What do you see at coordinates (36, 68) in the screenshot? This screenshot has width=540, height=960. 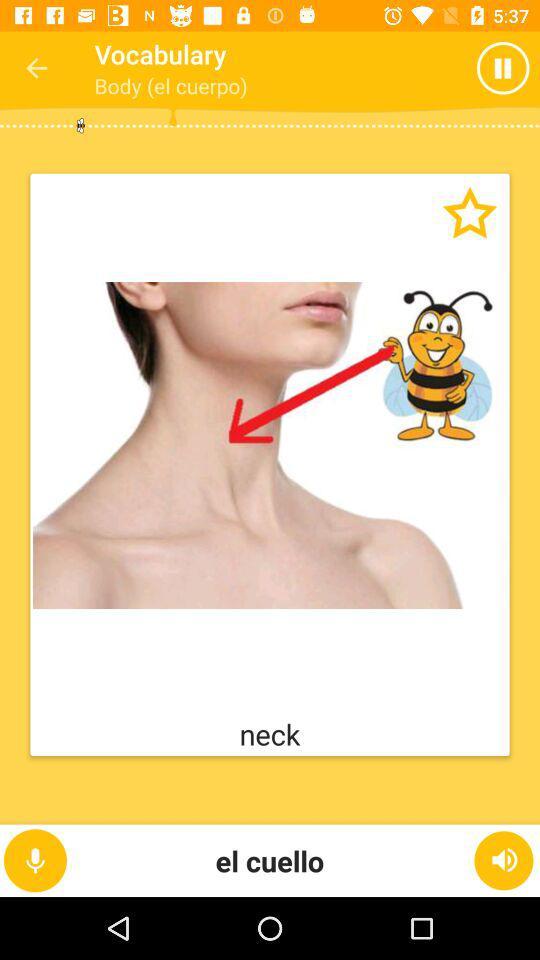 I see `the icon next to the vocabulary icon` at bounding box center [36, 68].